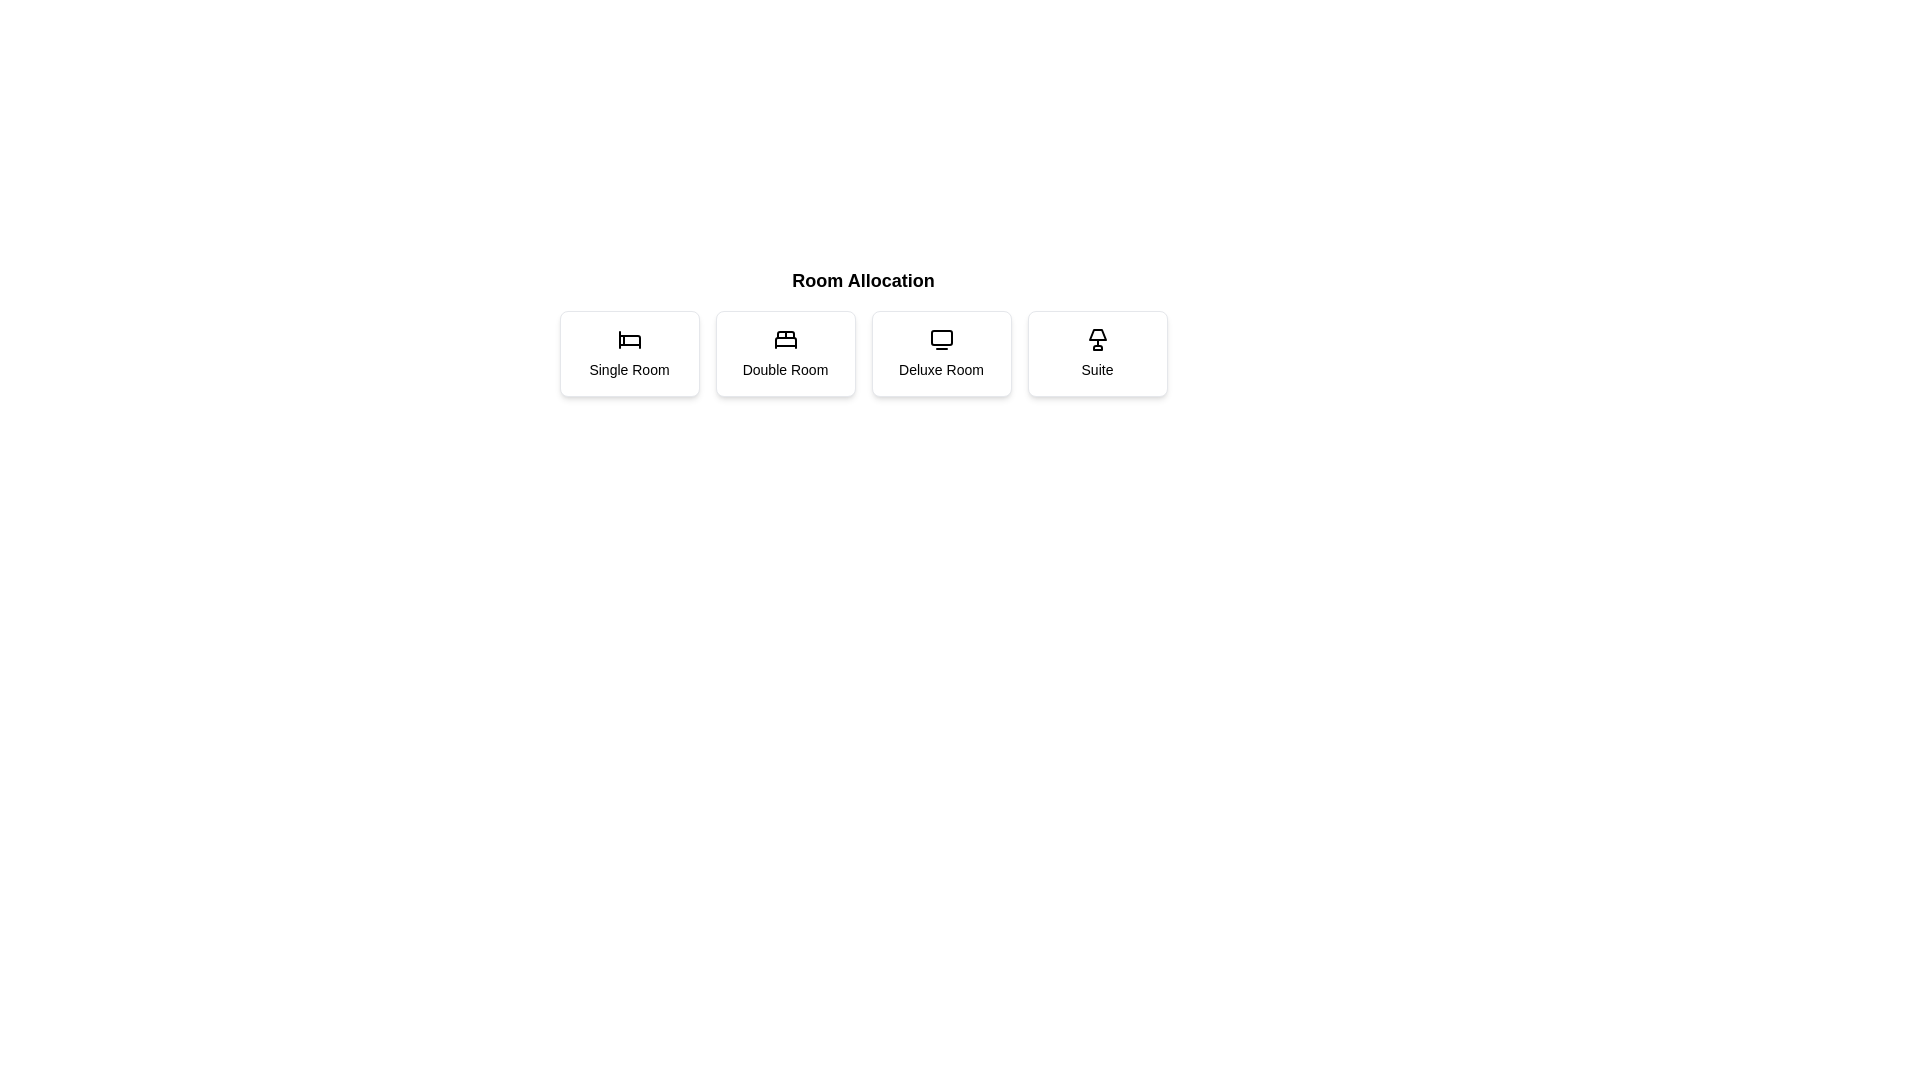  I want to click on the button corresponding to the room type Double Room, so click(784, 353).